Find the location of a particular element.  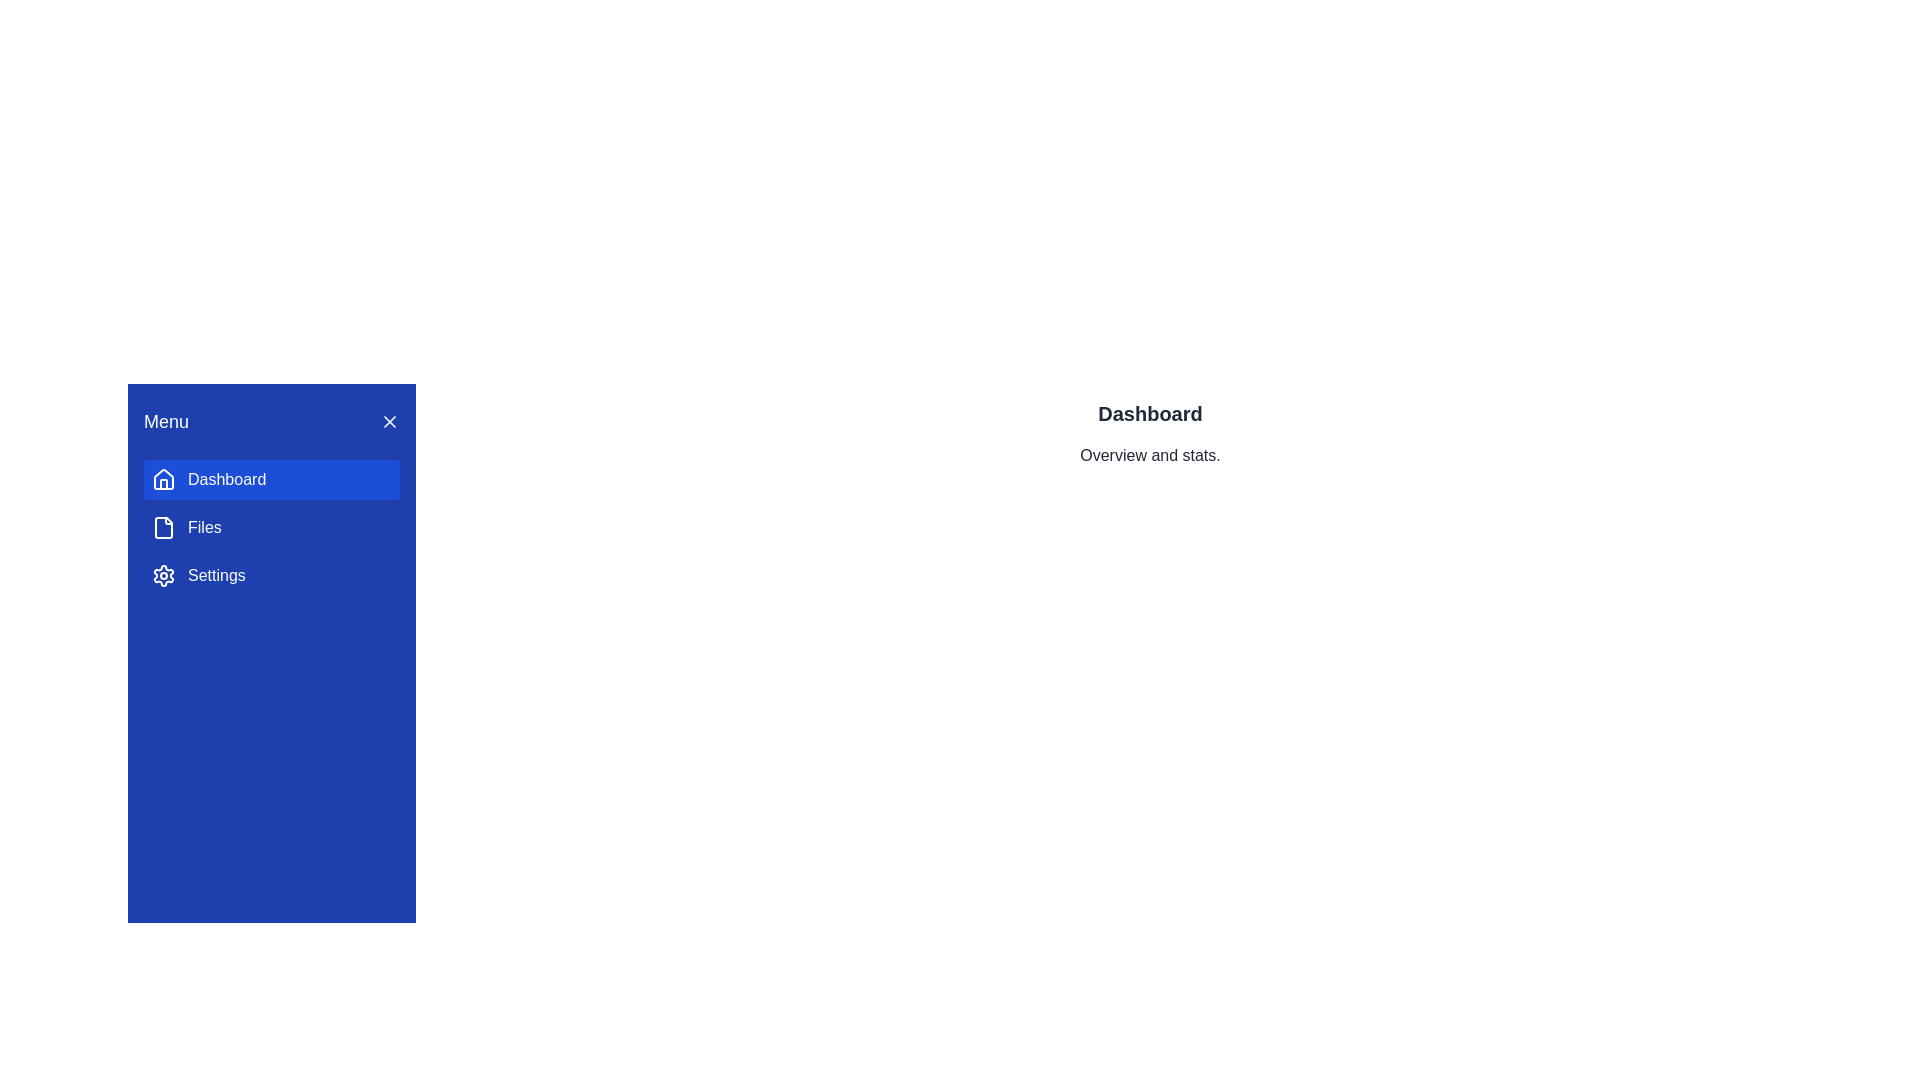

the 'X' button to close the drawer is located at coordinates (389, 420).